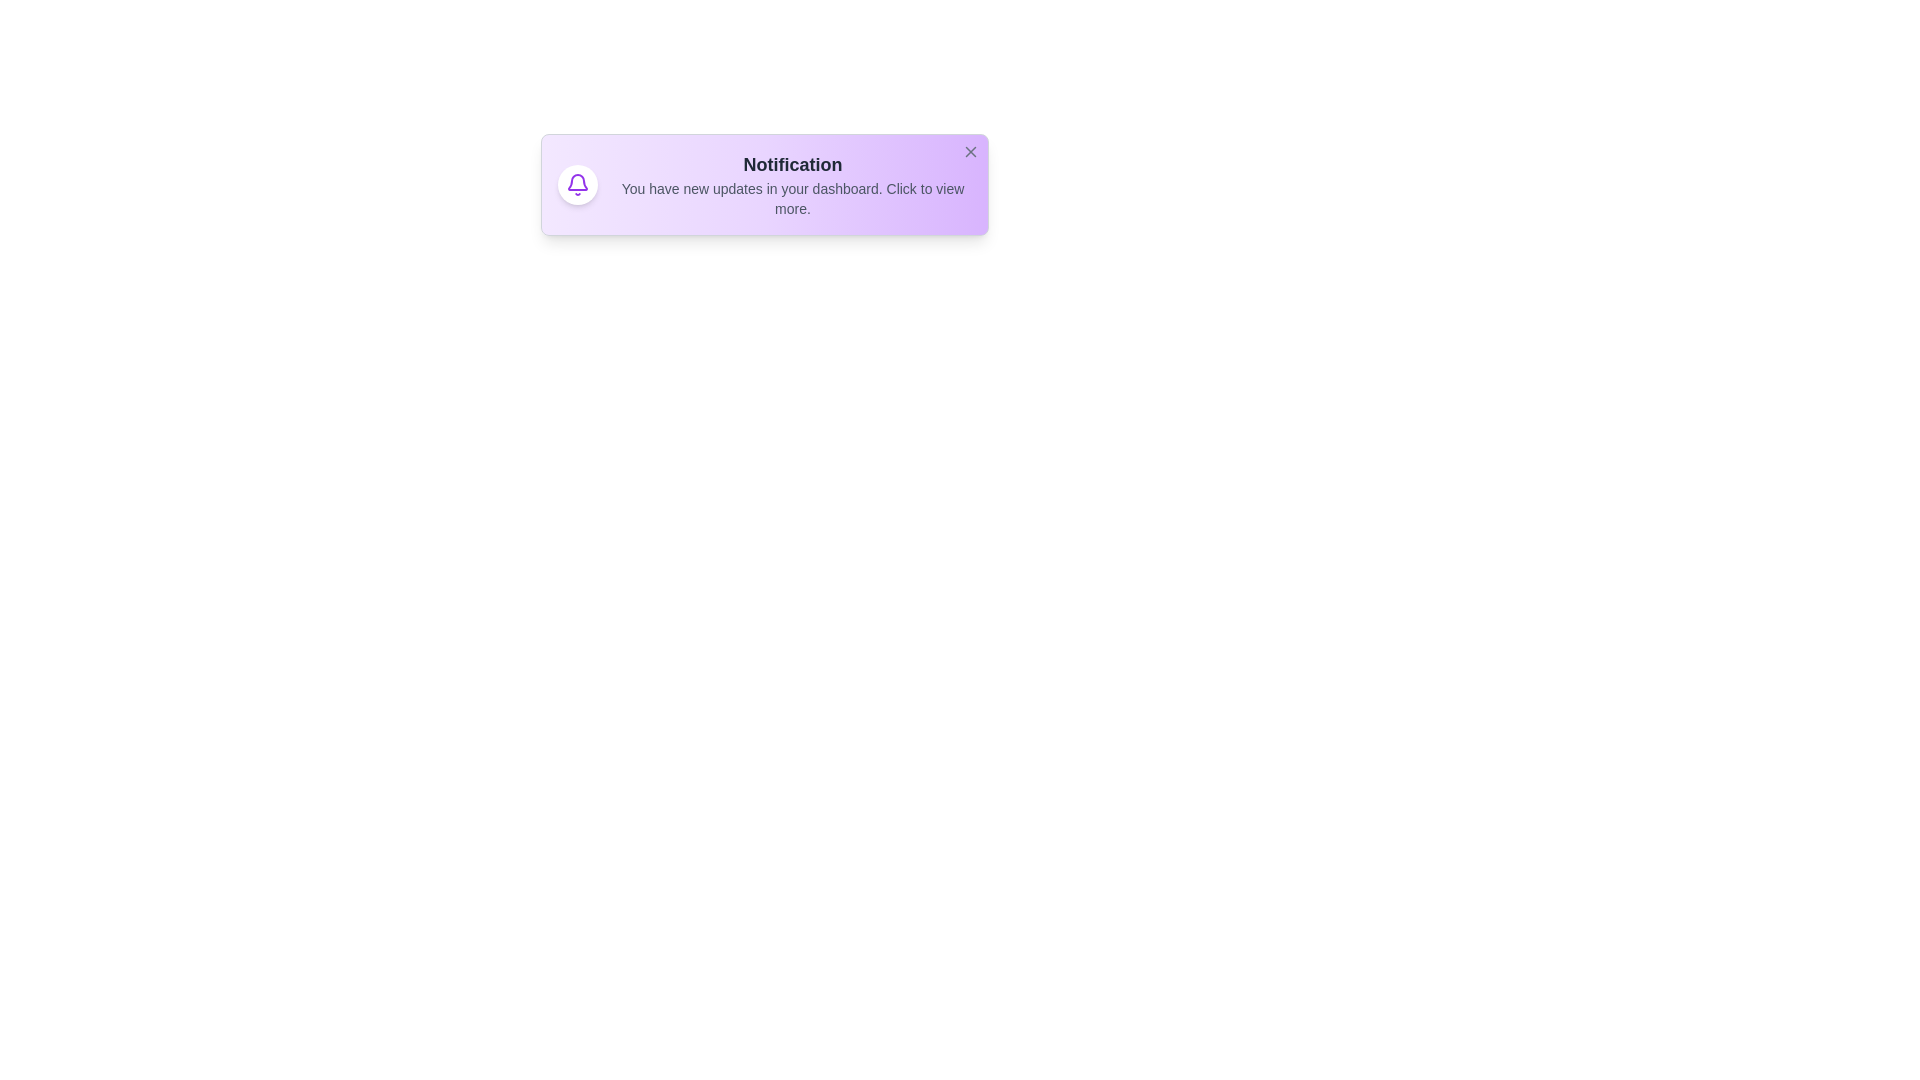 This screenshot has height=1080, width=1920. Describe the element at coordinates (970, 150) in the screenshot. I see `the close button located at the top right corner of the notification card` at that location.